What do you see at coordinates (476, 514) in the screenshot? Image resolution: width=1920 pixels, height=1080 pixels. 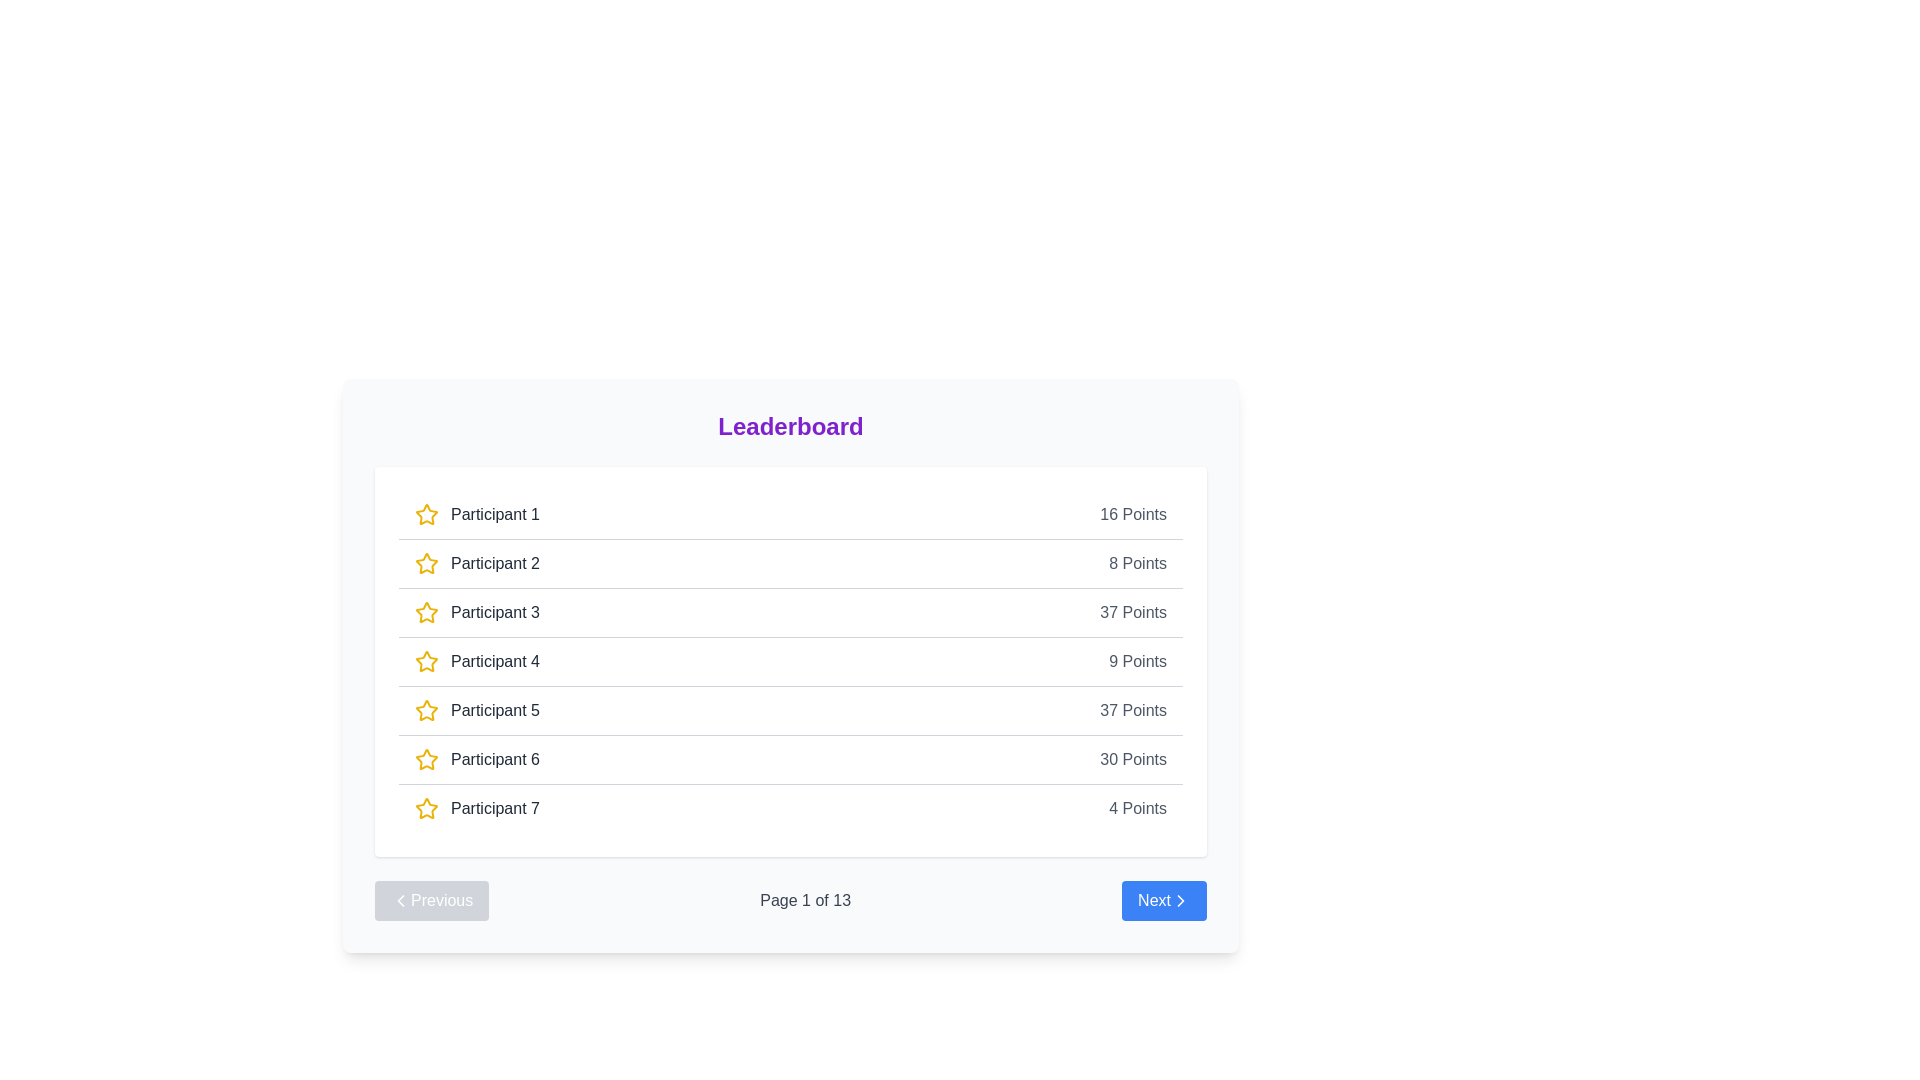 I see `participant's name displayed in the text label for 'Participant 1' on the leaderboard, which is the first item in the vertical list` at bounding box center [476, 514].